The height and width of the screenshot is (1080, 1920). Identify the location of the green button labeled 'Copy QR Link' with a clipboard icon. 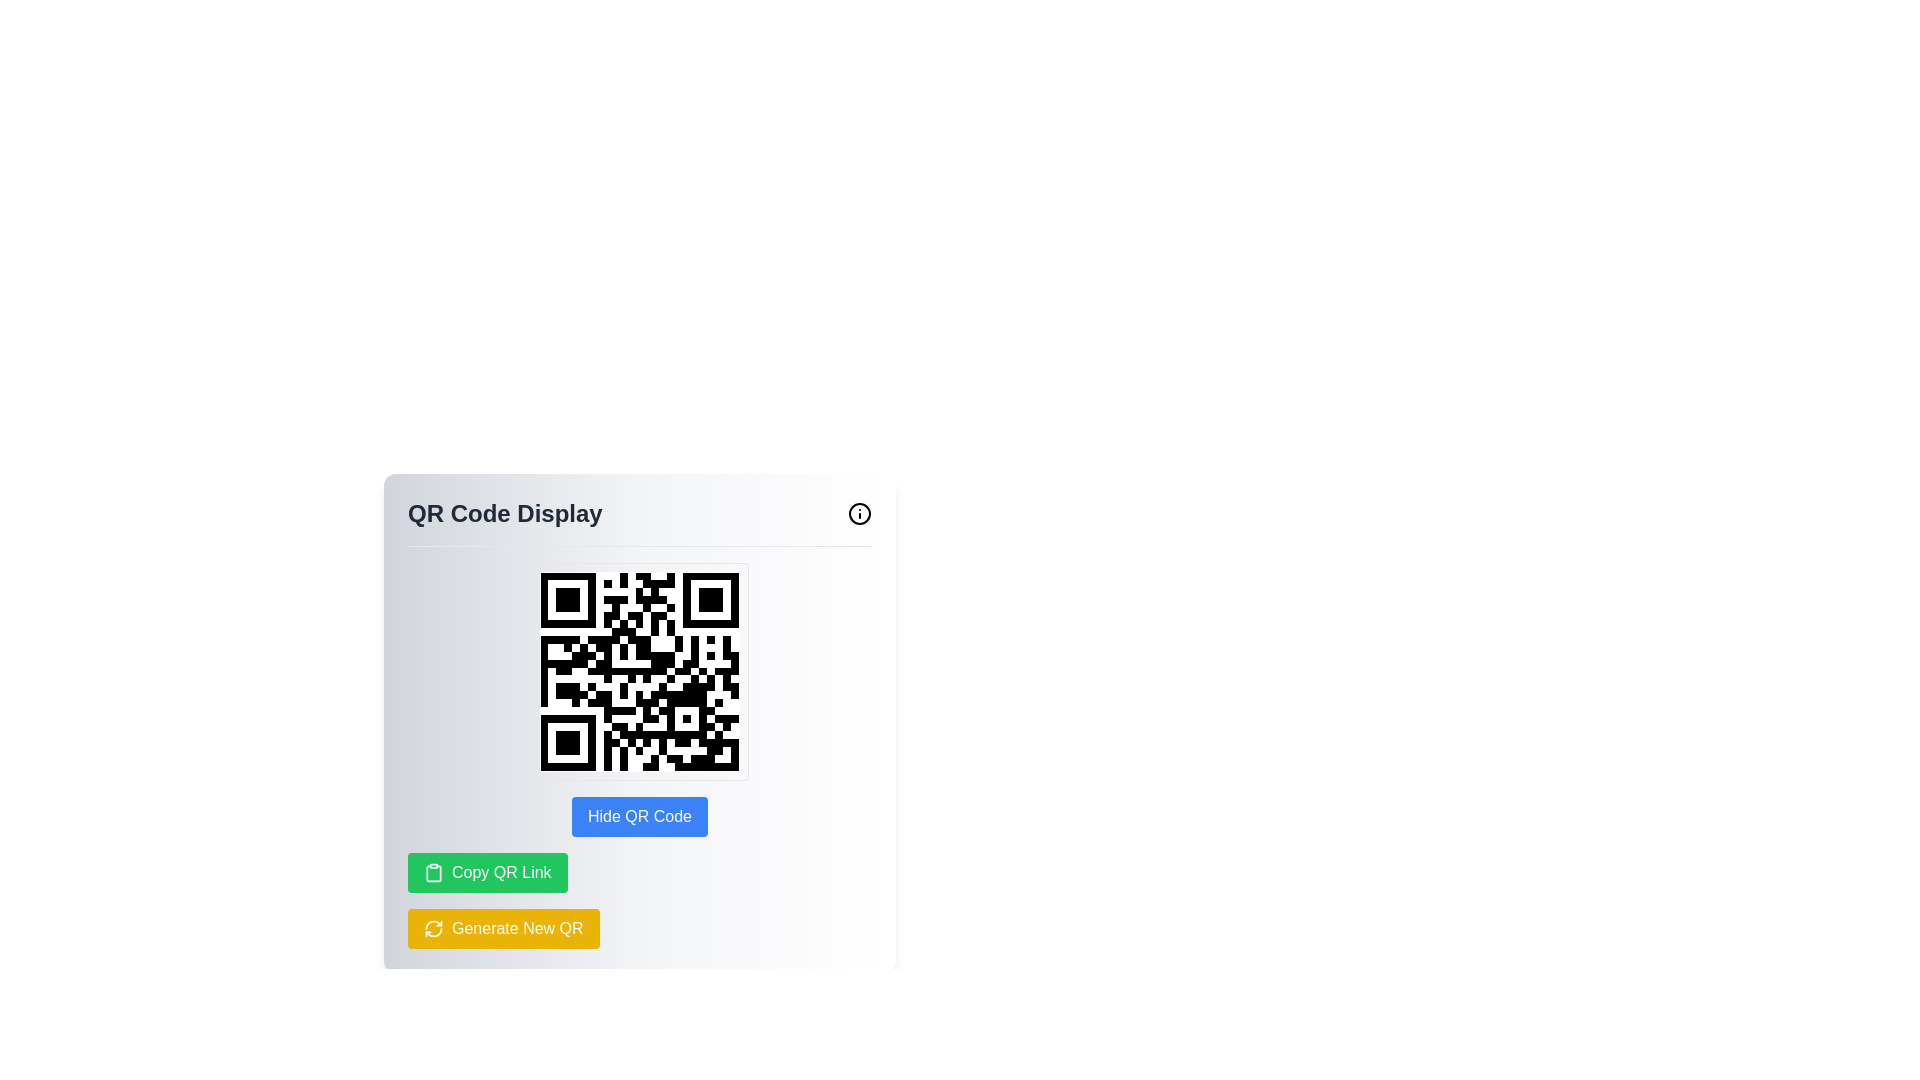
(487, 871).